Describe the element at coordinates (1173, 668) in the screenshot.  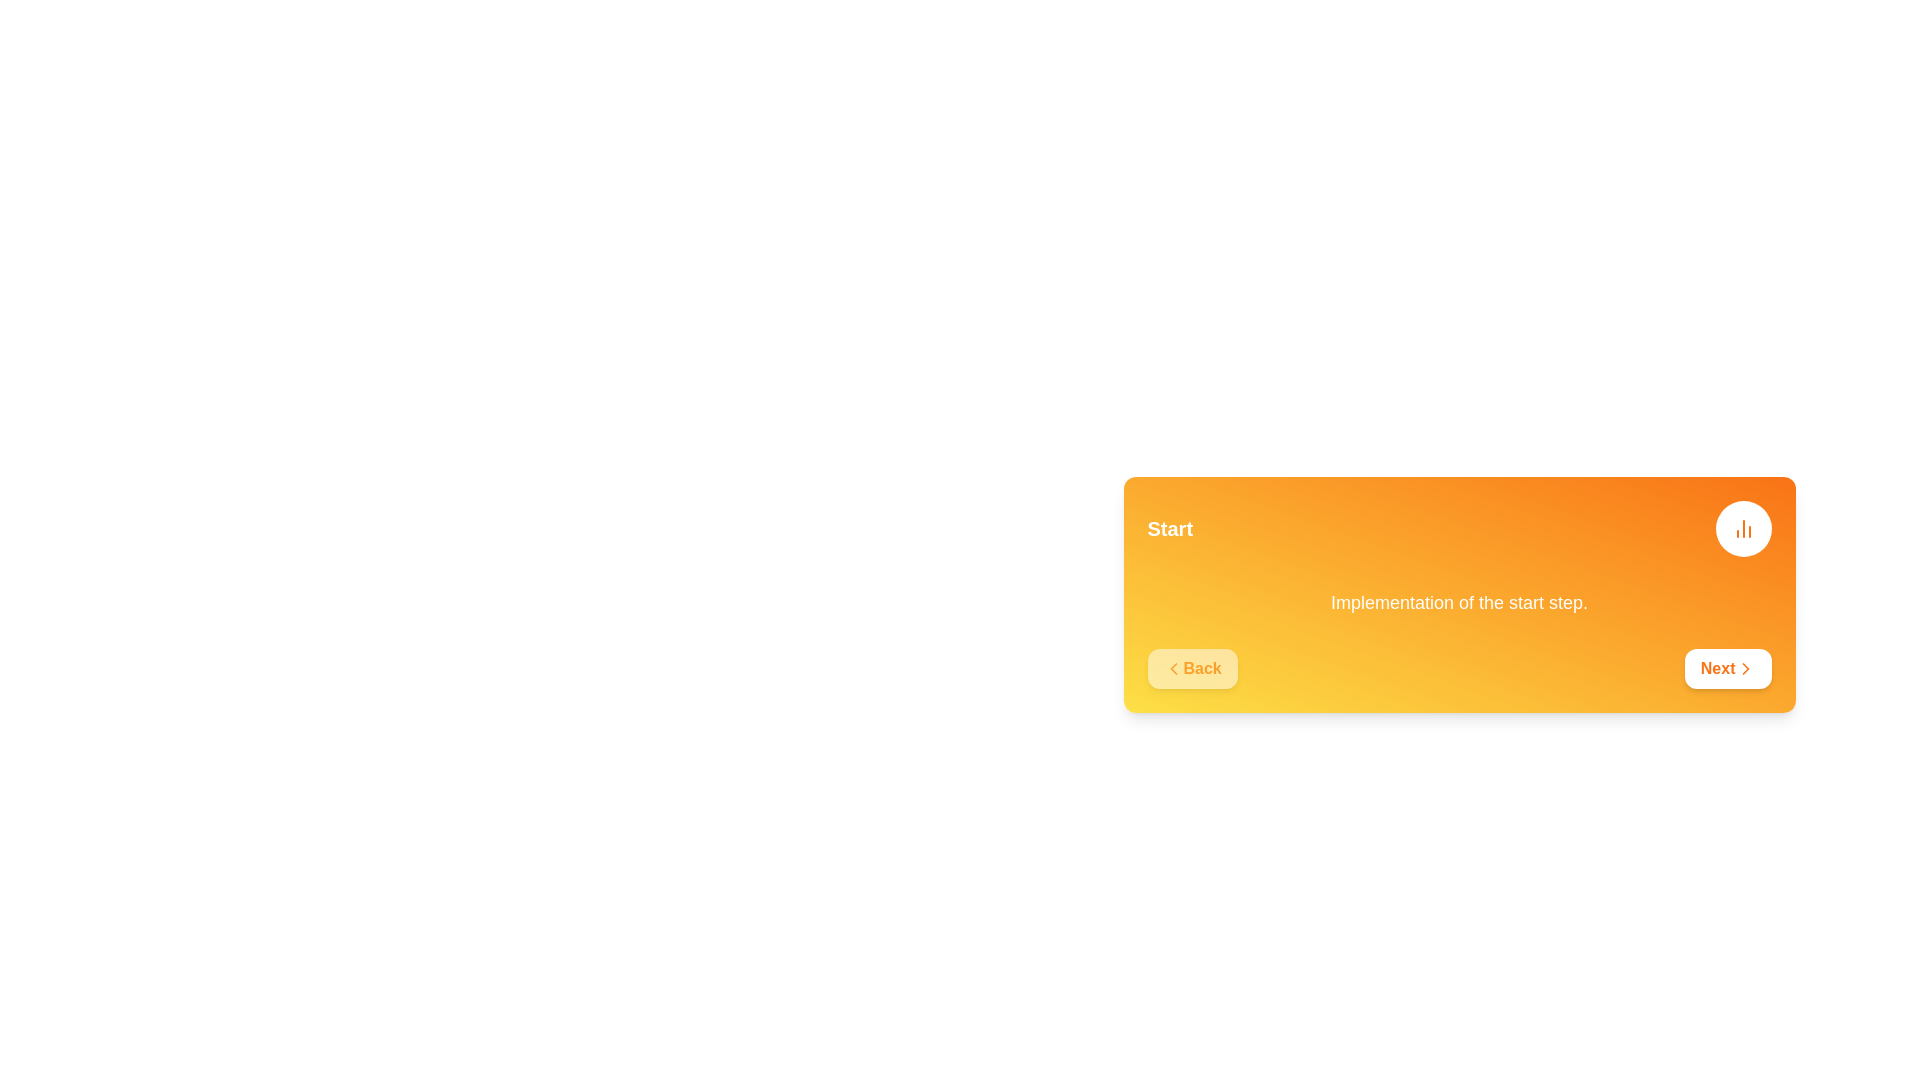
I see `the leftward chevron icon within the 'Back' button` at that location.